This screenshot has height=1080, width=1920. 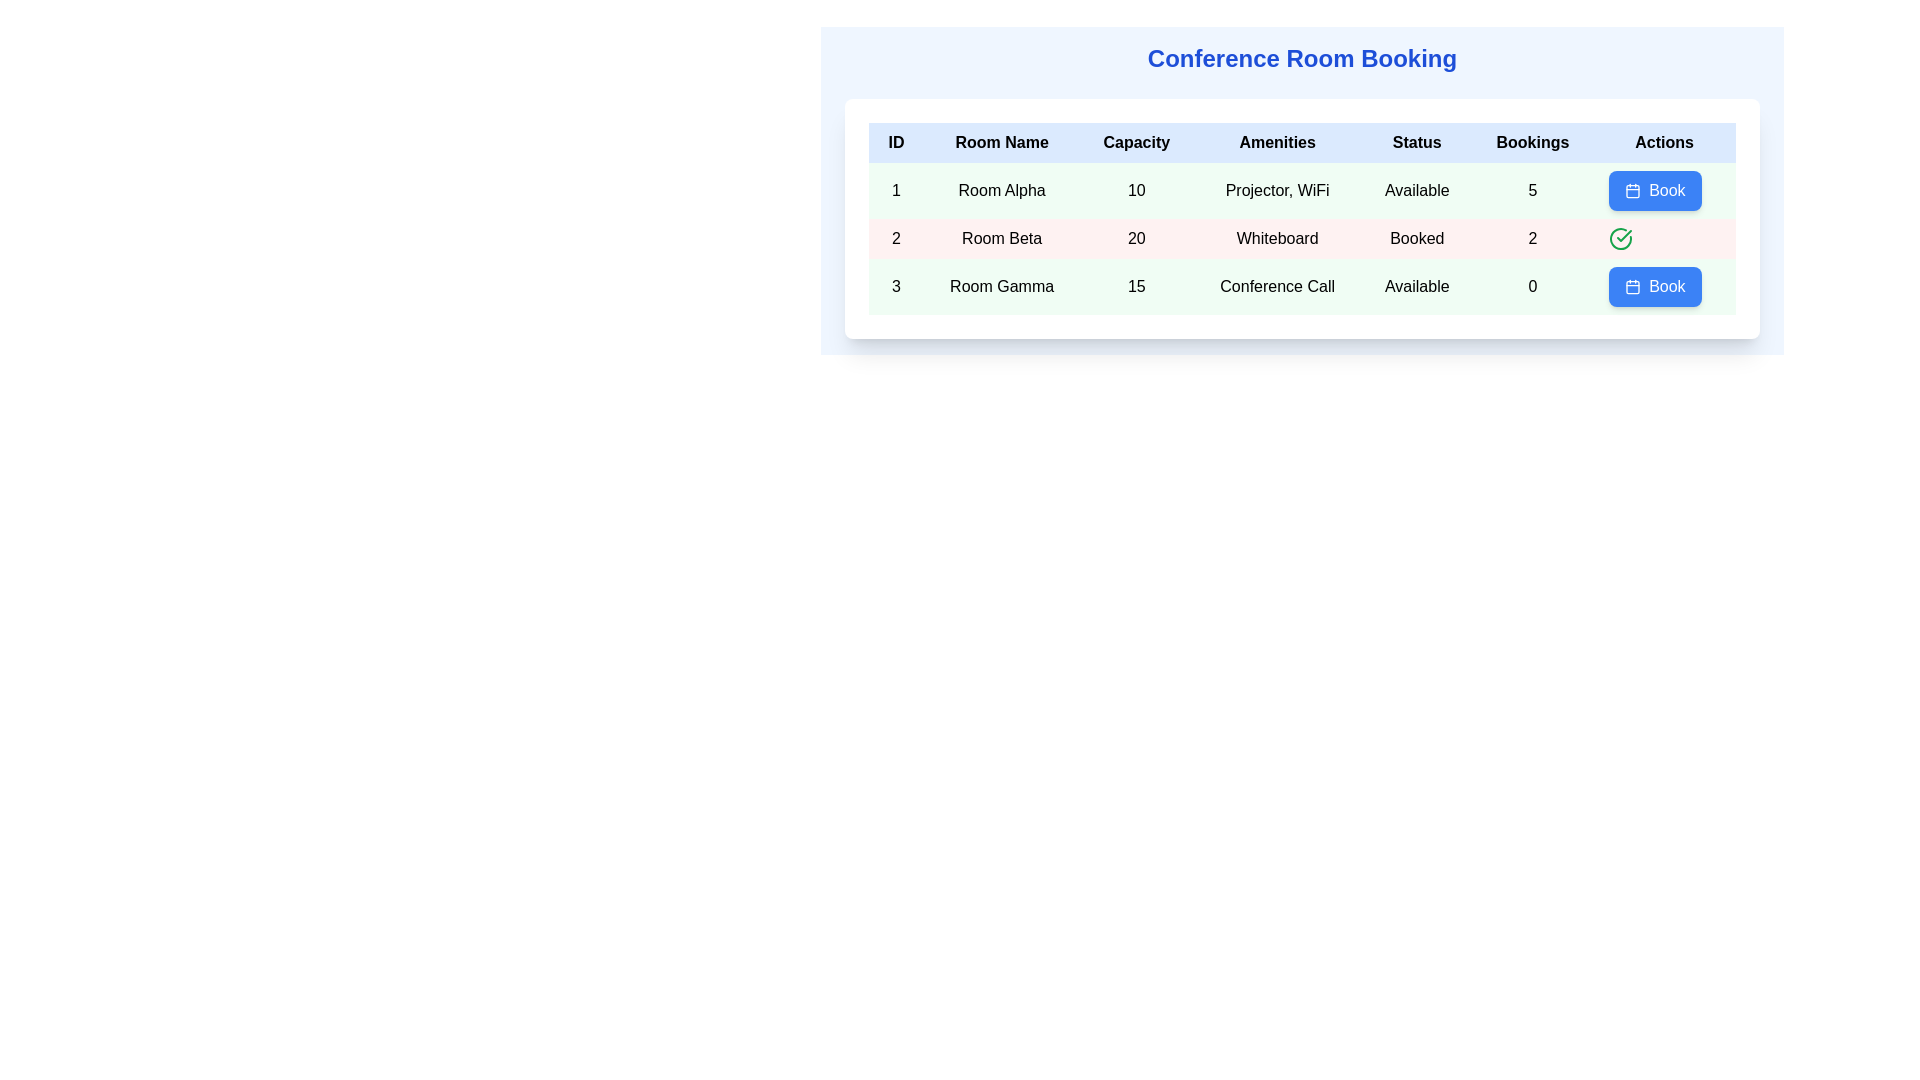 What do you see at coordinates (1136, 141) in the screenshot?
I see `the text label element styled with a black font that displays 'Capacity', located in the header row of a table, positioned between 'Room Name' and 'Amenities'` at bounding box center [1136, 141].